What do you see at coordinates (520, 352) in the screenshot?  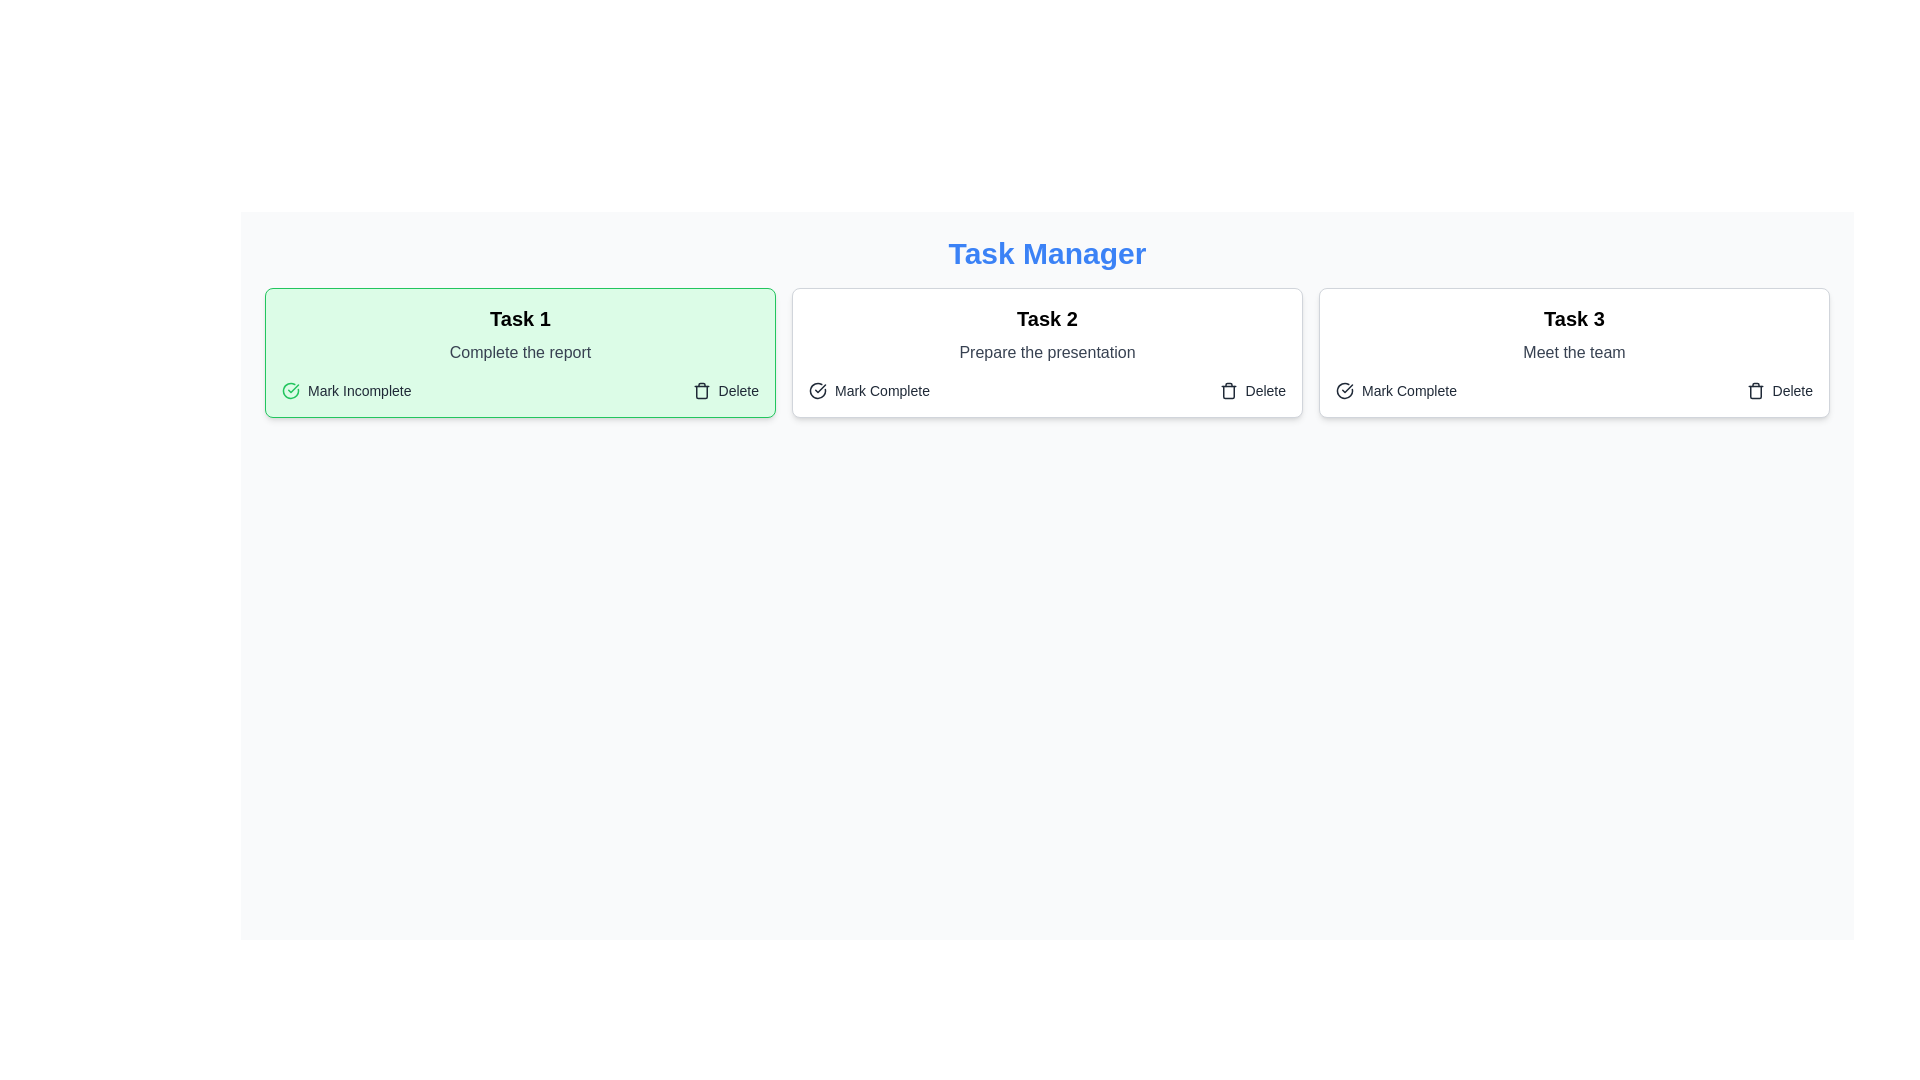 I see `the static text component displaying the description for 'Task 1', which is located underneath the header and above the buttons 'Mark Incomplete' and 'Delete'` at bounding box center [520, 352].